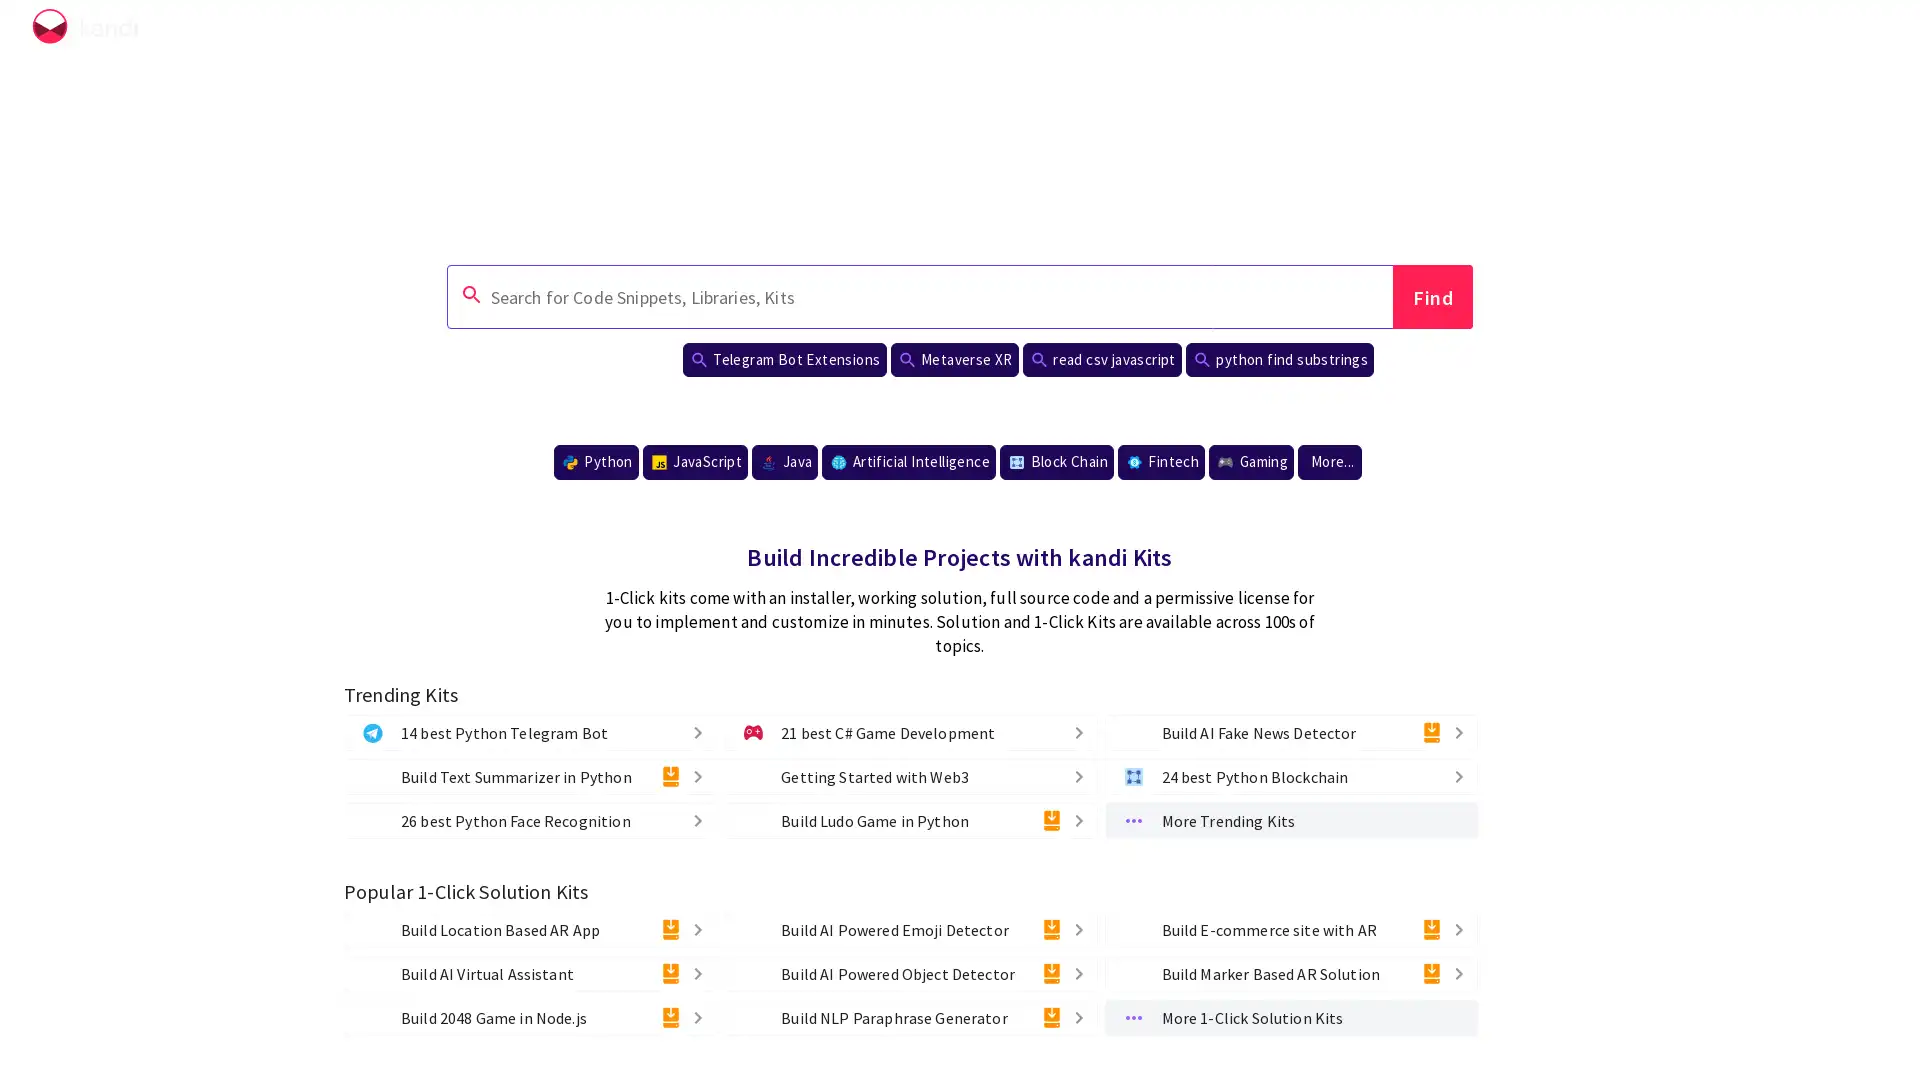 The image size is (1920, 1080). I want to click on search icon Artificial Intelligence, so click(907, 462).